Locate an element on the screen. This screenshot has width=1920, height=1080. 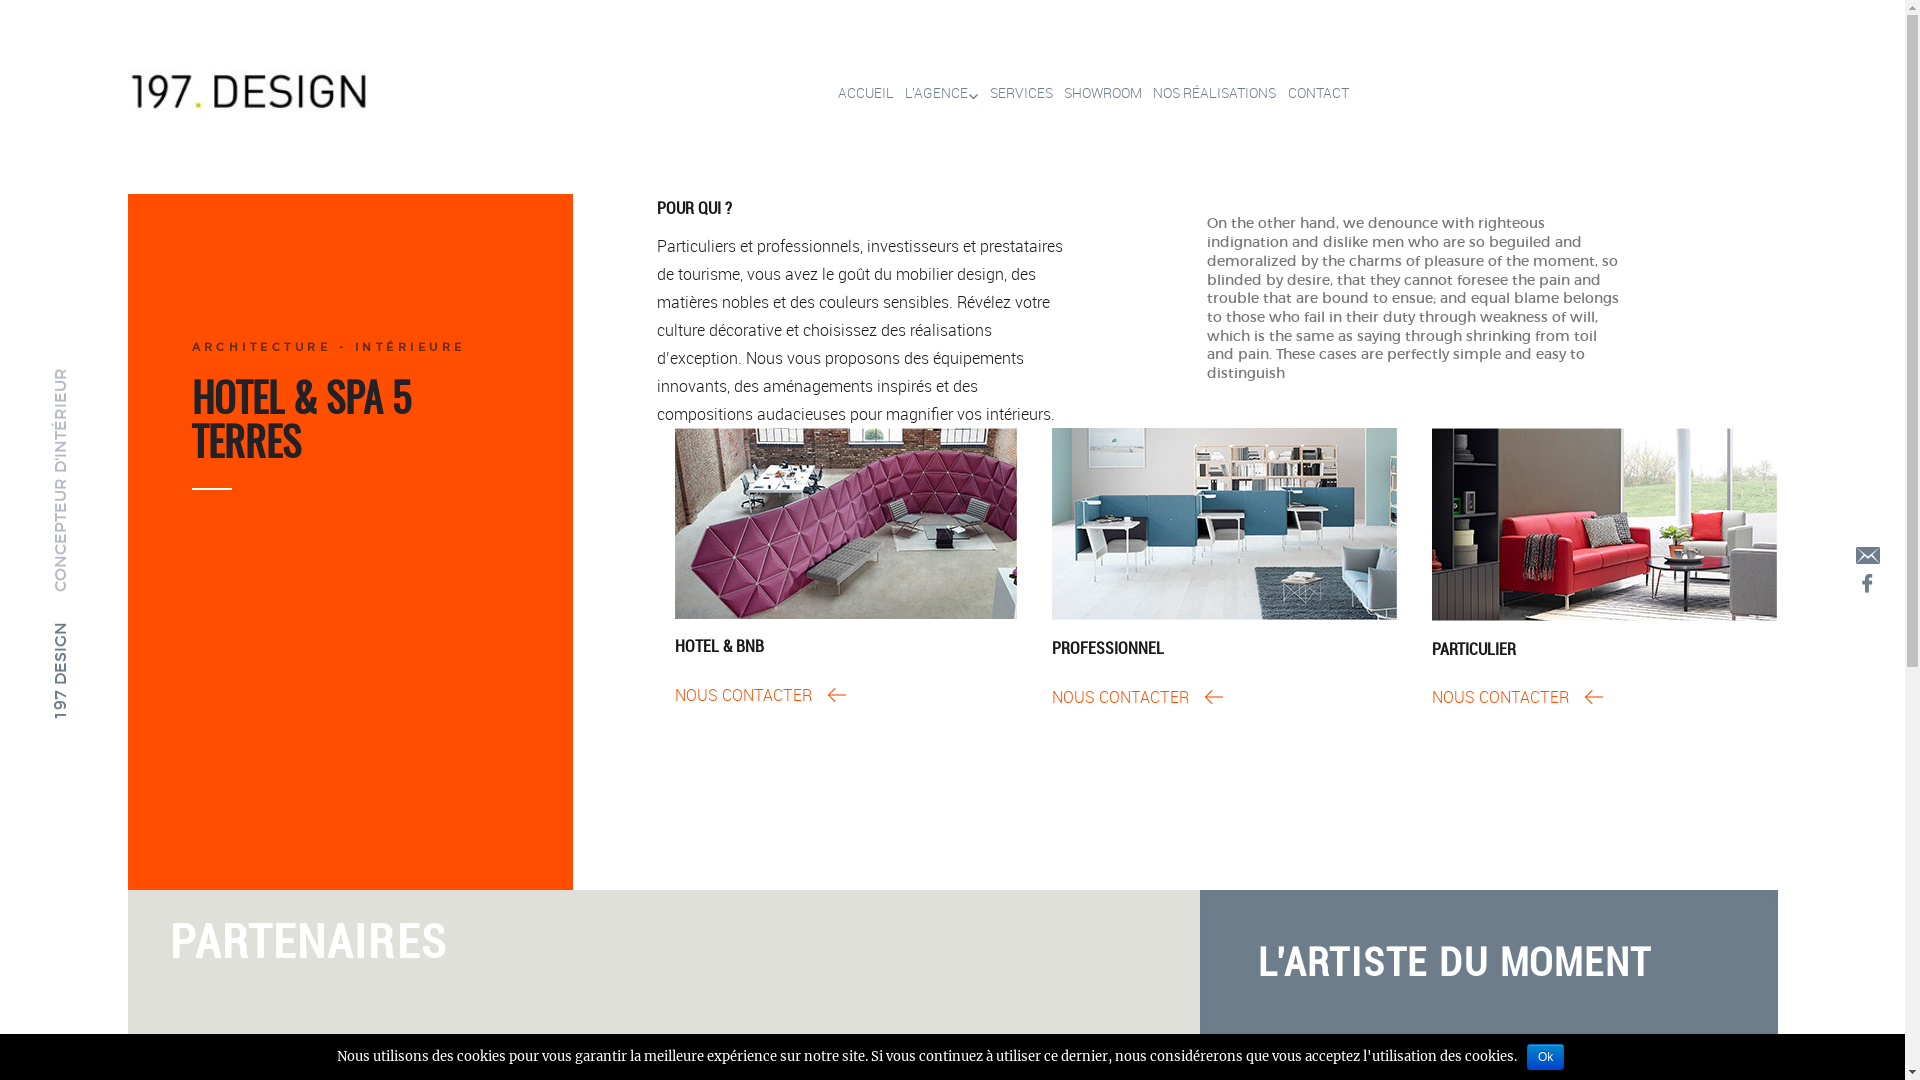
'lien facebook 197.design' is located at coordinates (1866, 582).